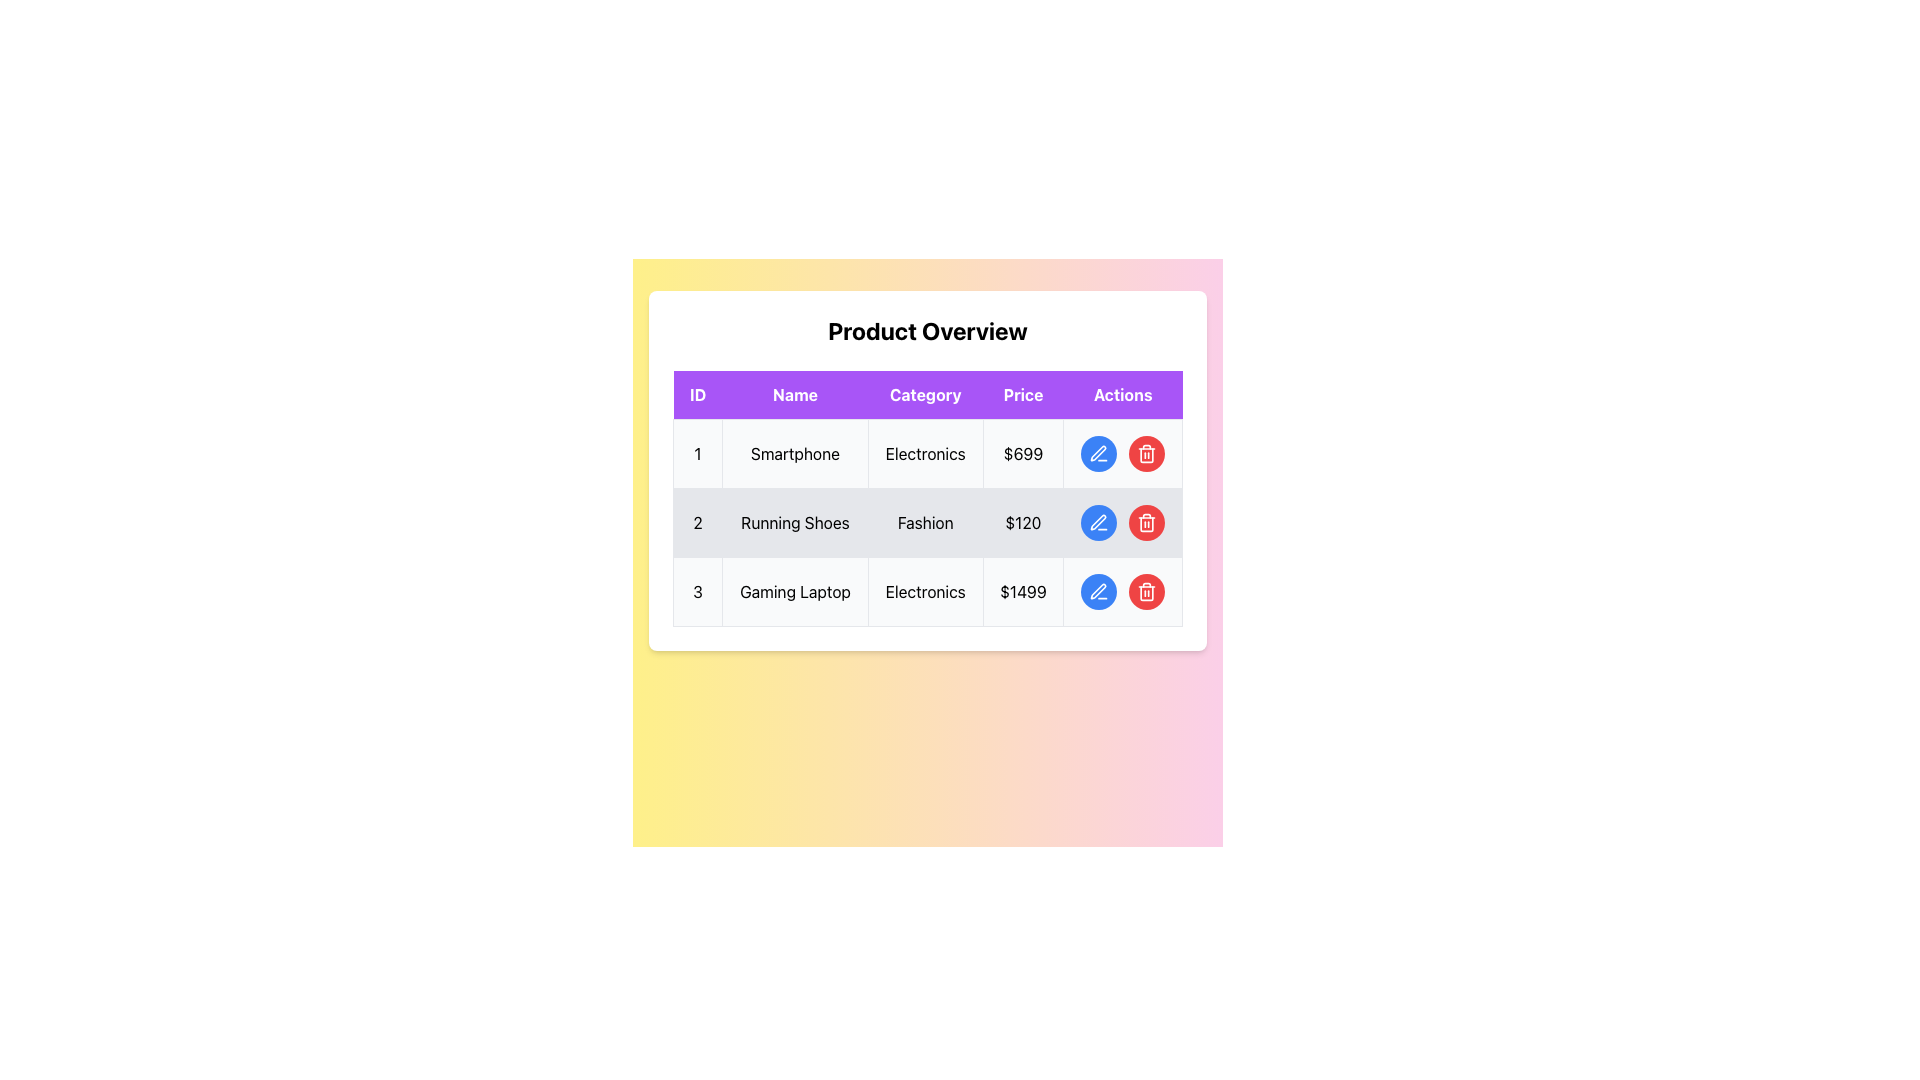  Describe the element at coordinates (1147, 522) in the screenshot. I see `the trash icon embedded in the delete button located in the Actions column of the first row` at that location.